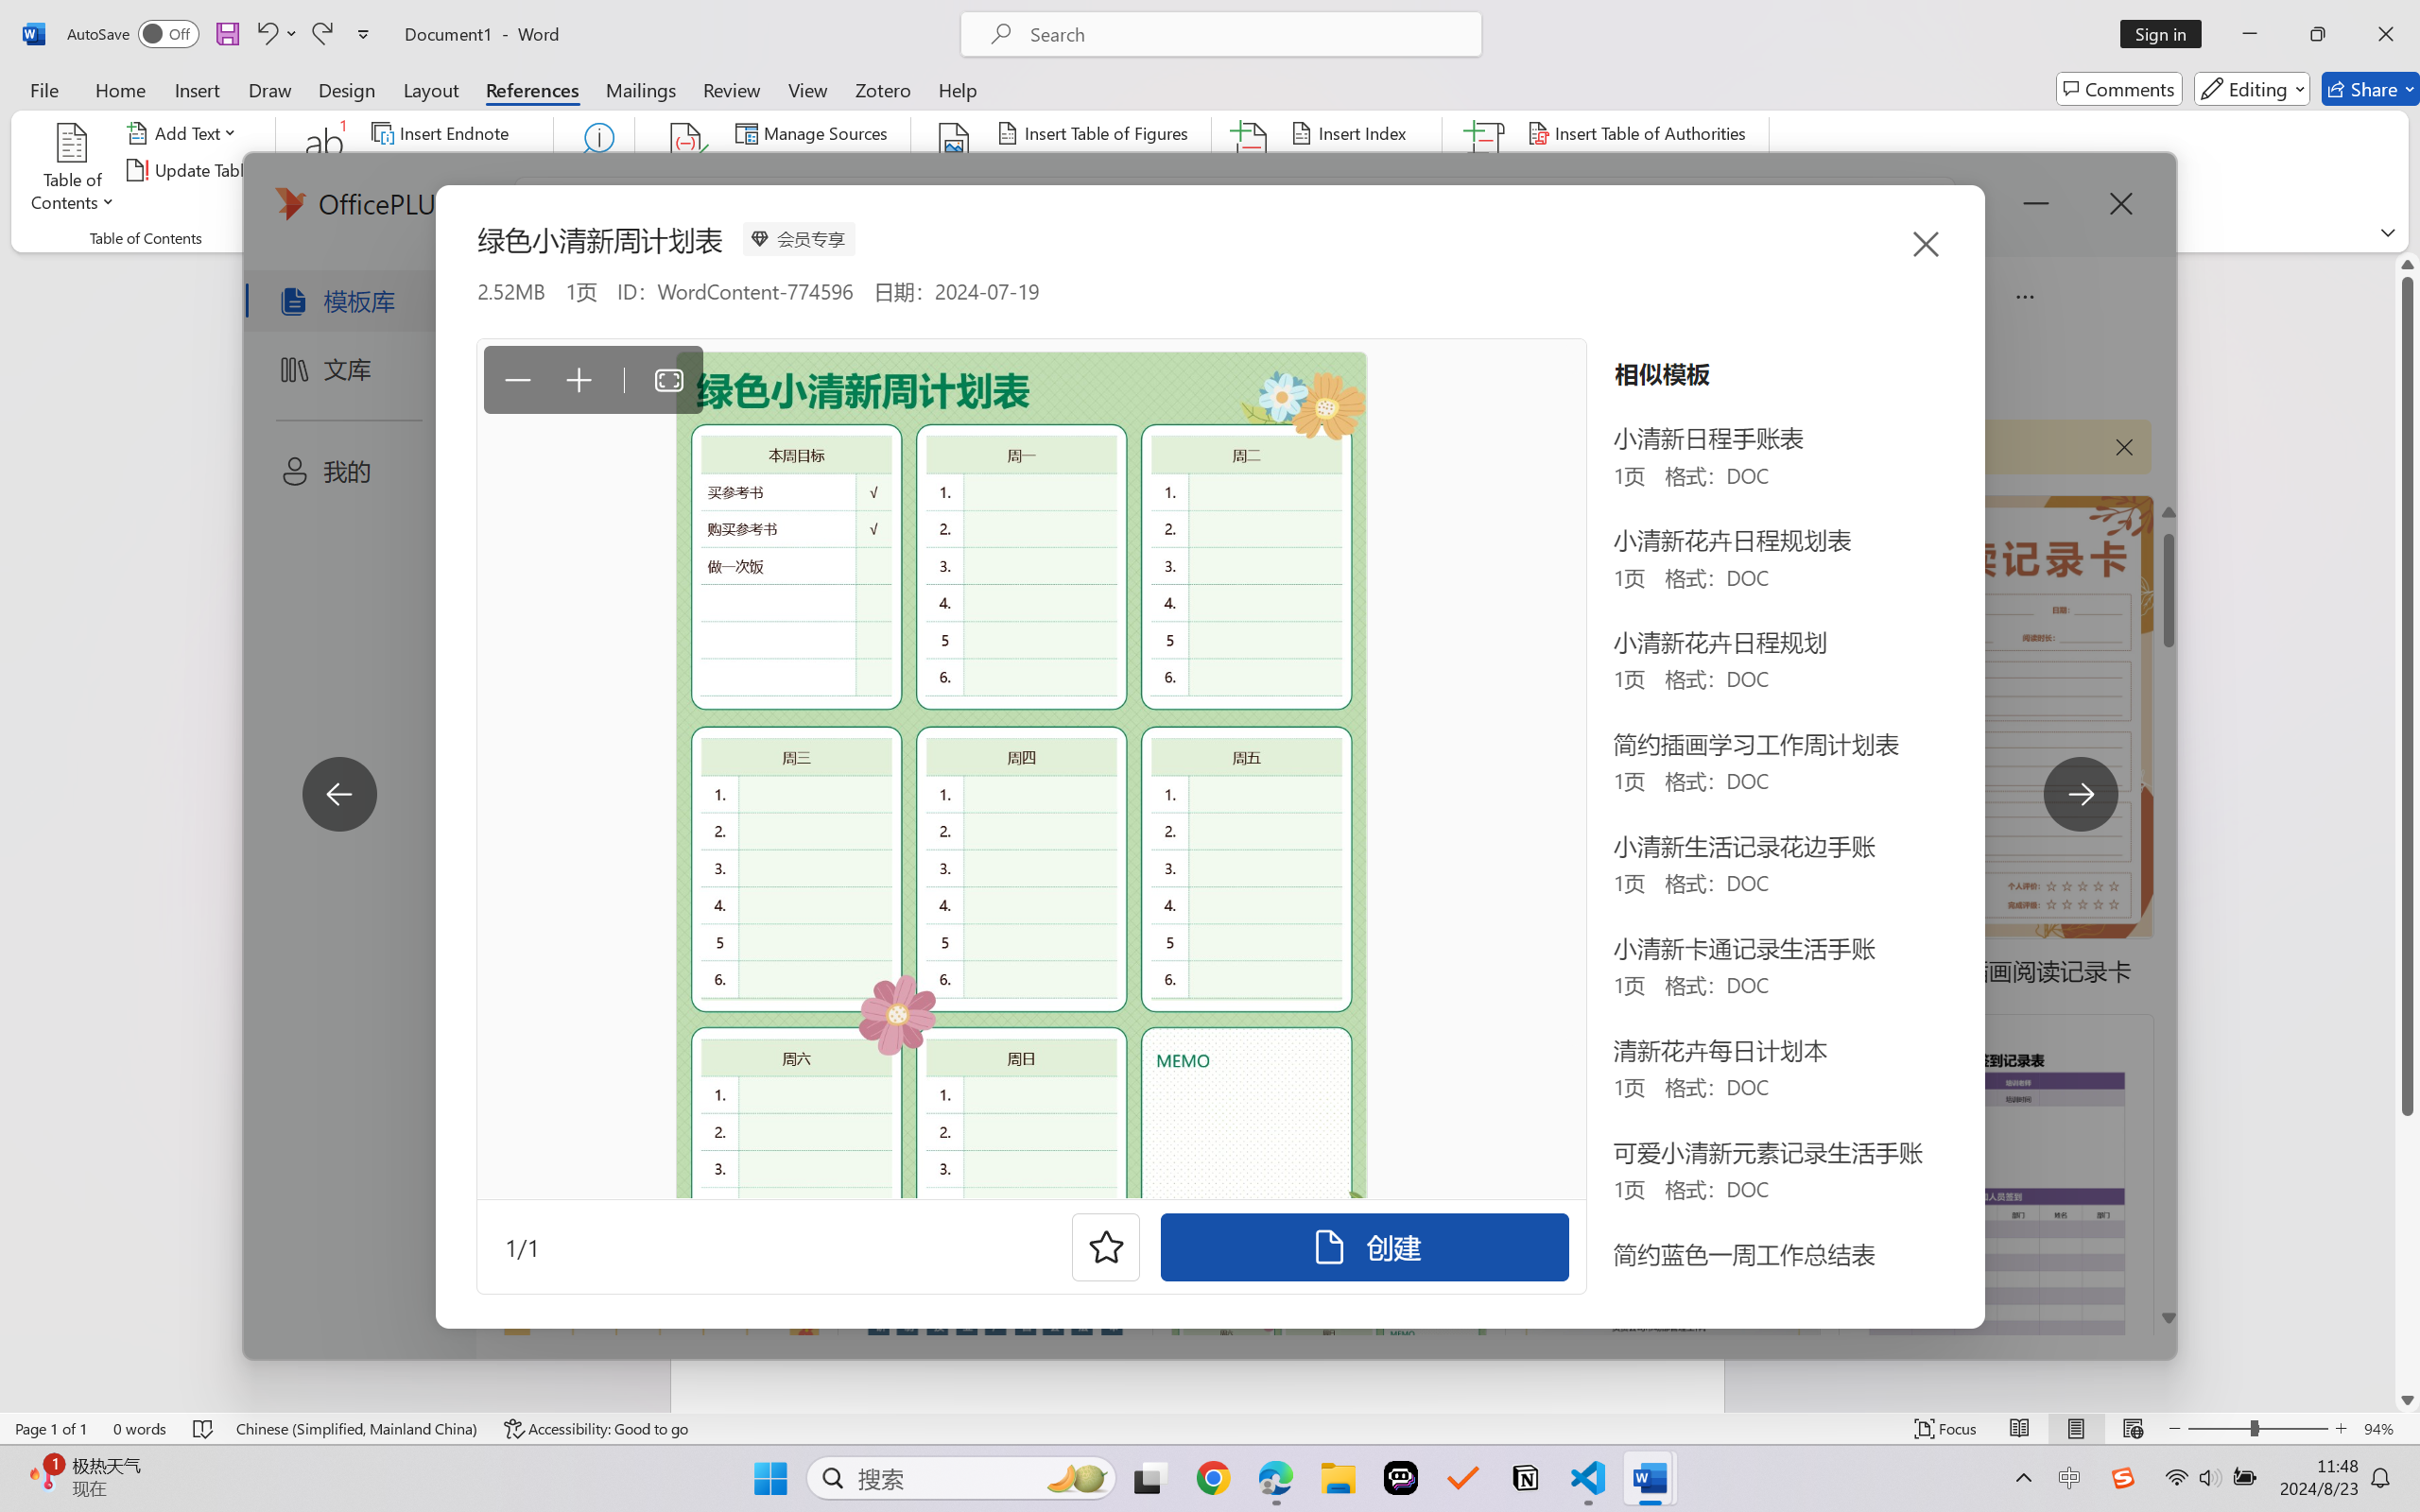  What do you see at coordinates (274, 33) in the screenshot?
I see `'Undo Apply Quick Style Set'` at bounding box center [274, 33].